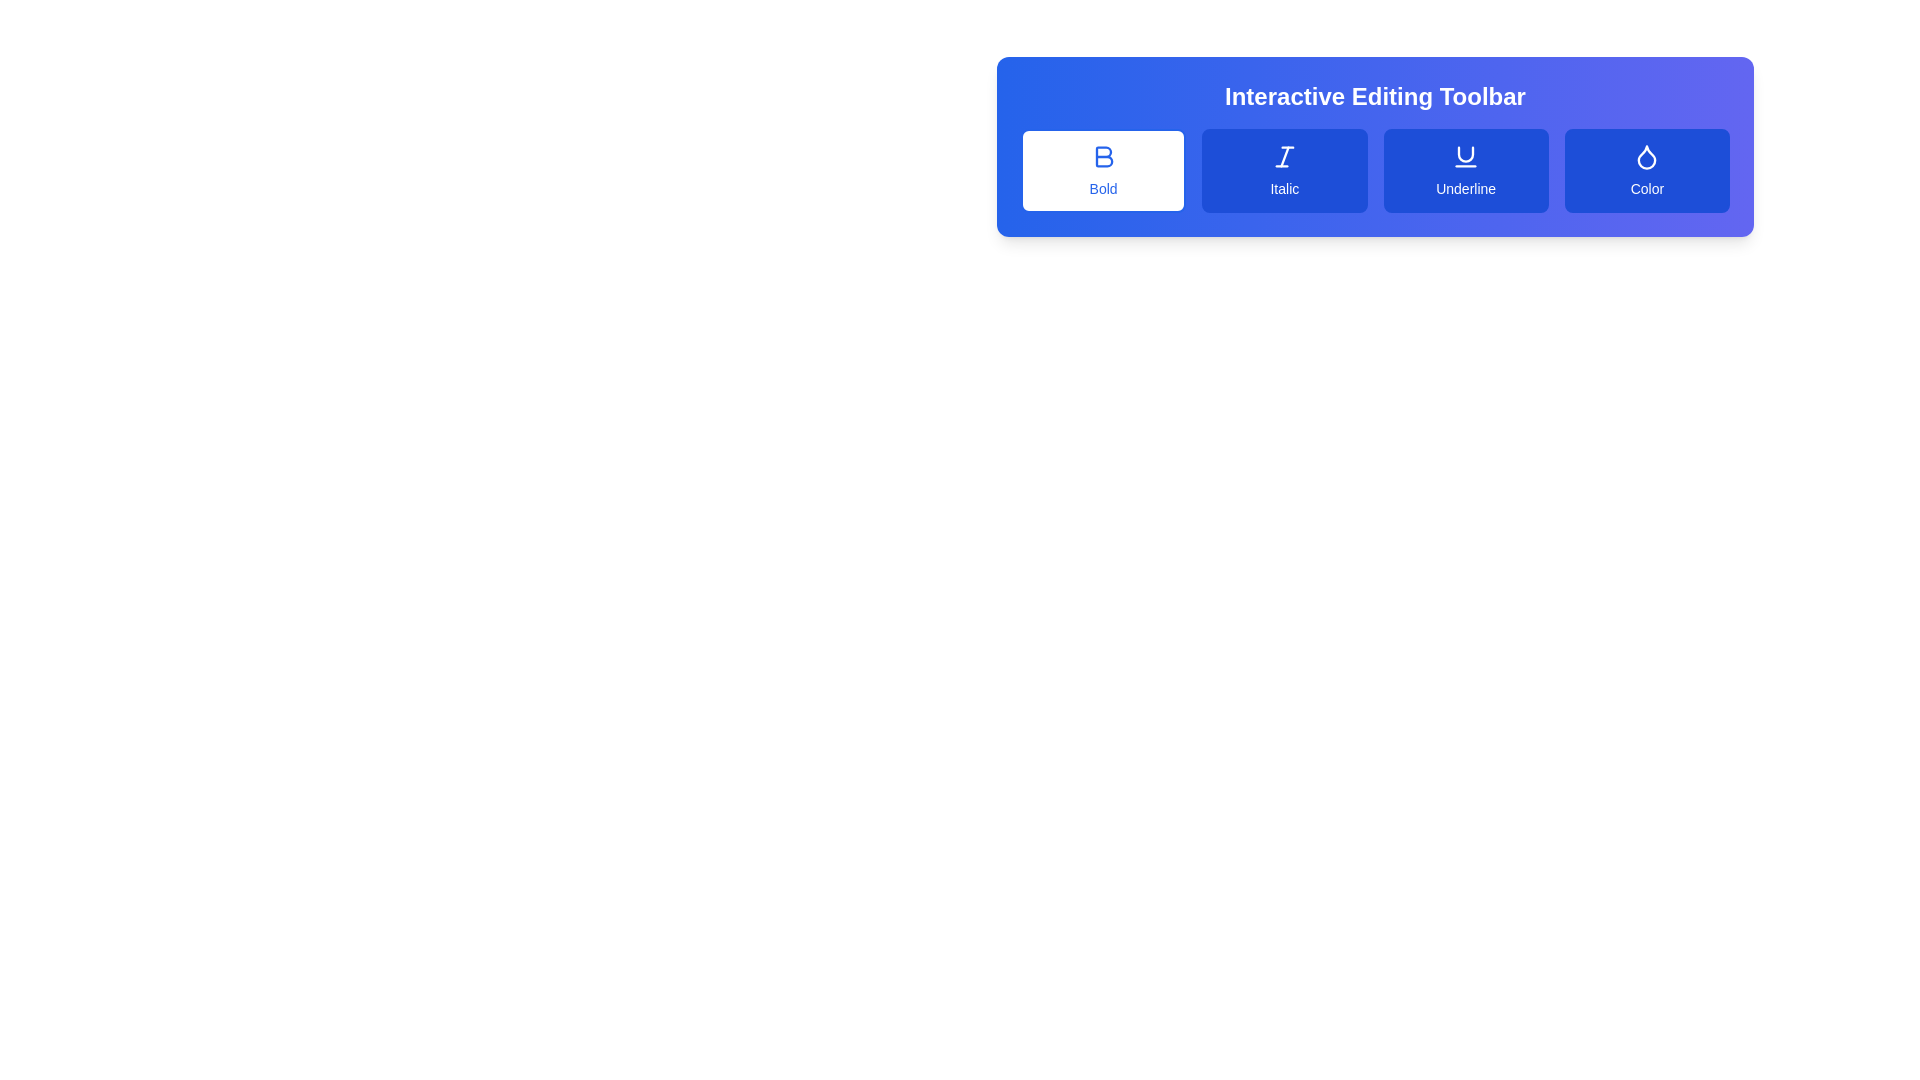  What do you see at coordinates (1466, 169) in the screenshot?
I see `the 'Underline' button, which has rounded corners, a blue background, and white text with an underline icon` at bounding box center [1466, 169].